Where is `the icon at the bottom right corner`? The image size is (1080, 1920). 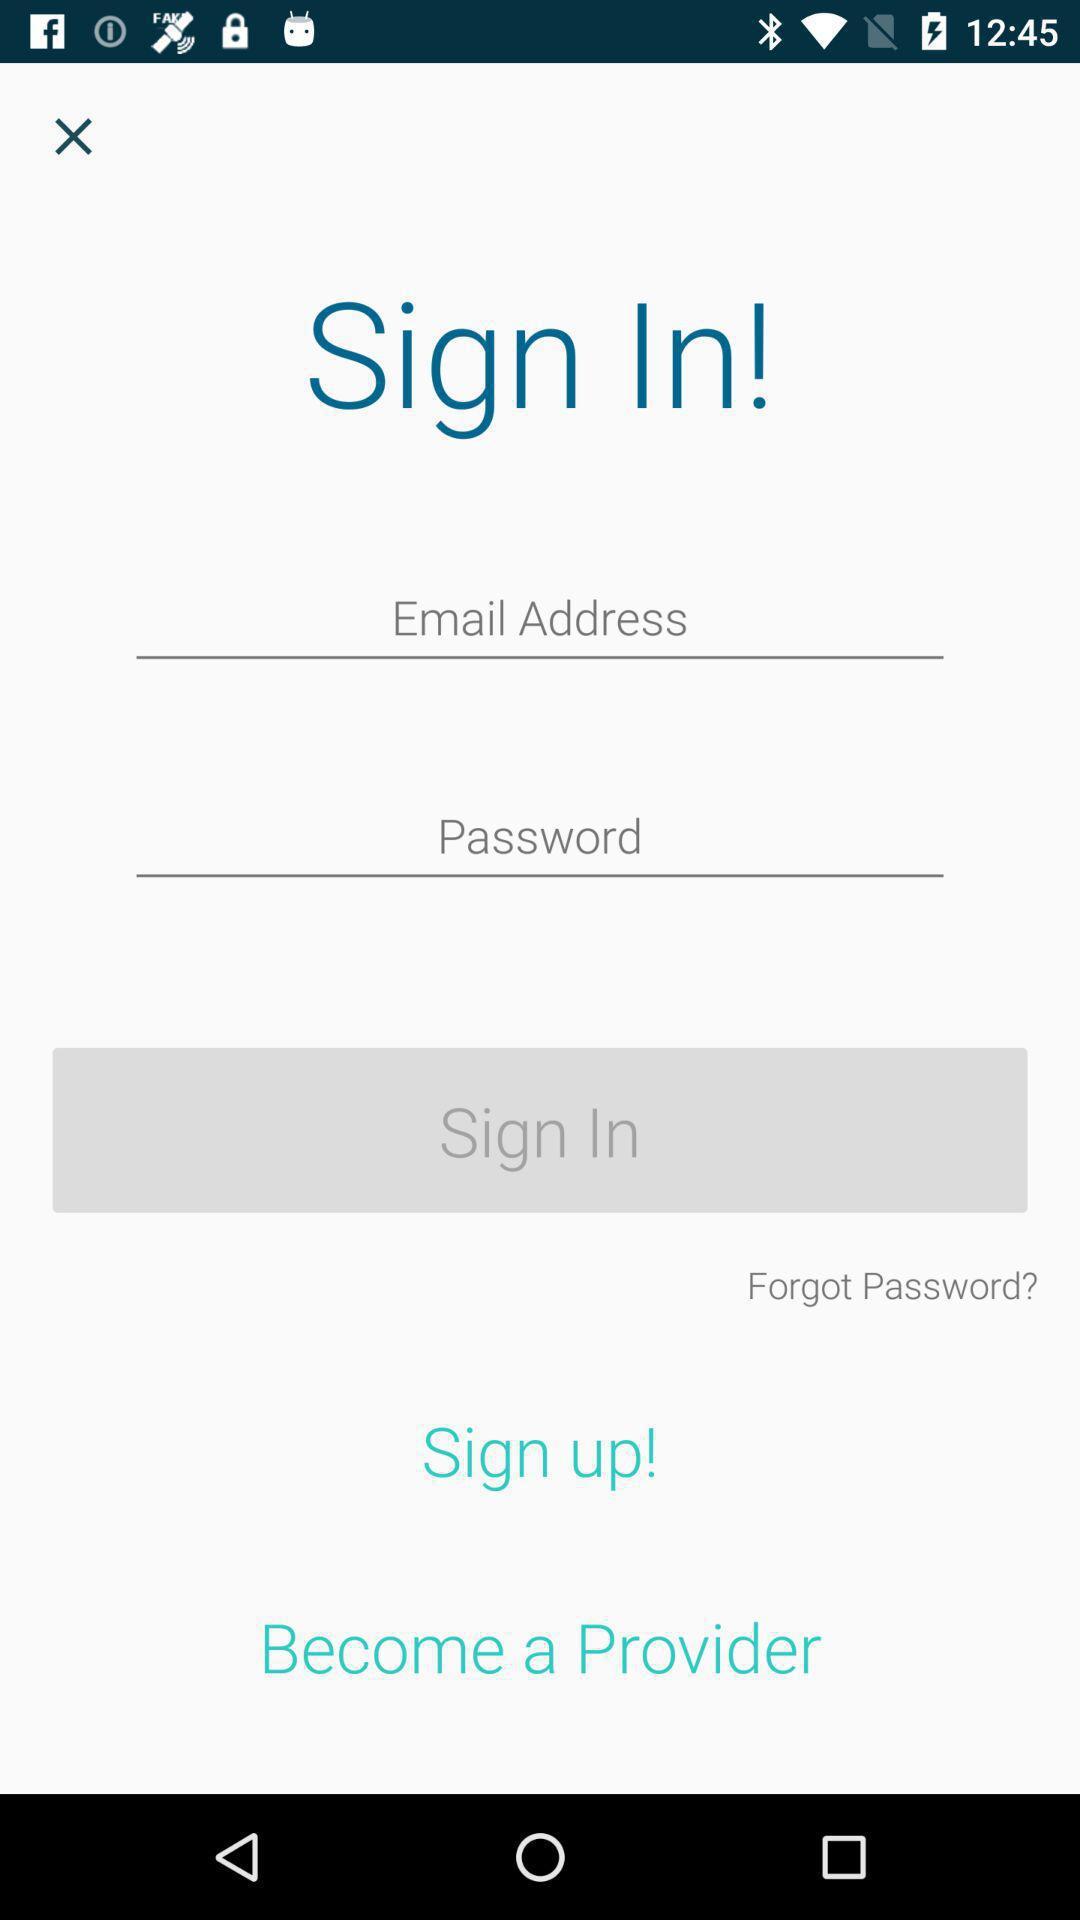
the icon at the bottom right corner is located at coordinates (891, 1284).